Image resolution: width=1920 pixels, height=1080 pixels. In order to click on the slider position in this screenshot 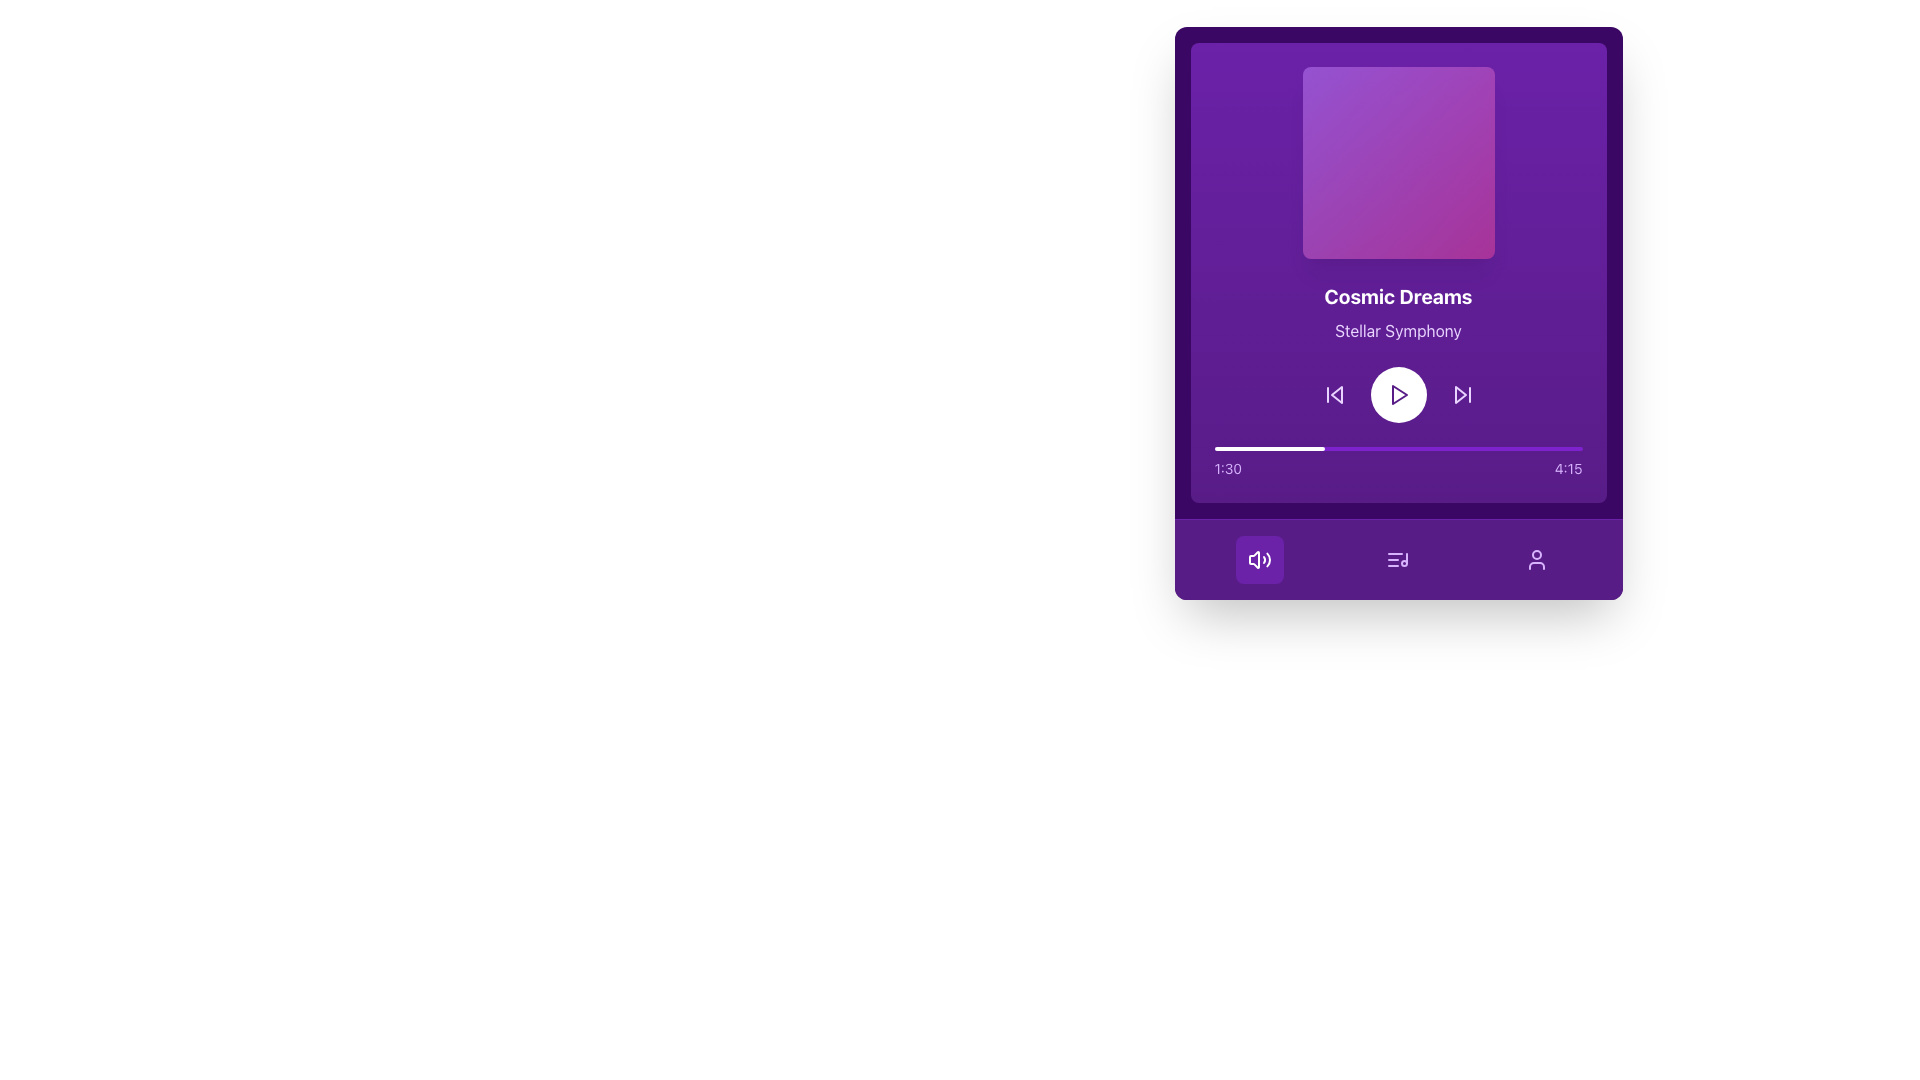, I will do `click(1266, 447)`.